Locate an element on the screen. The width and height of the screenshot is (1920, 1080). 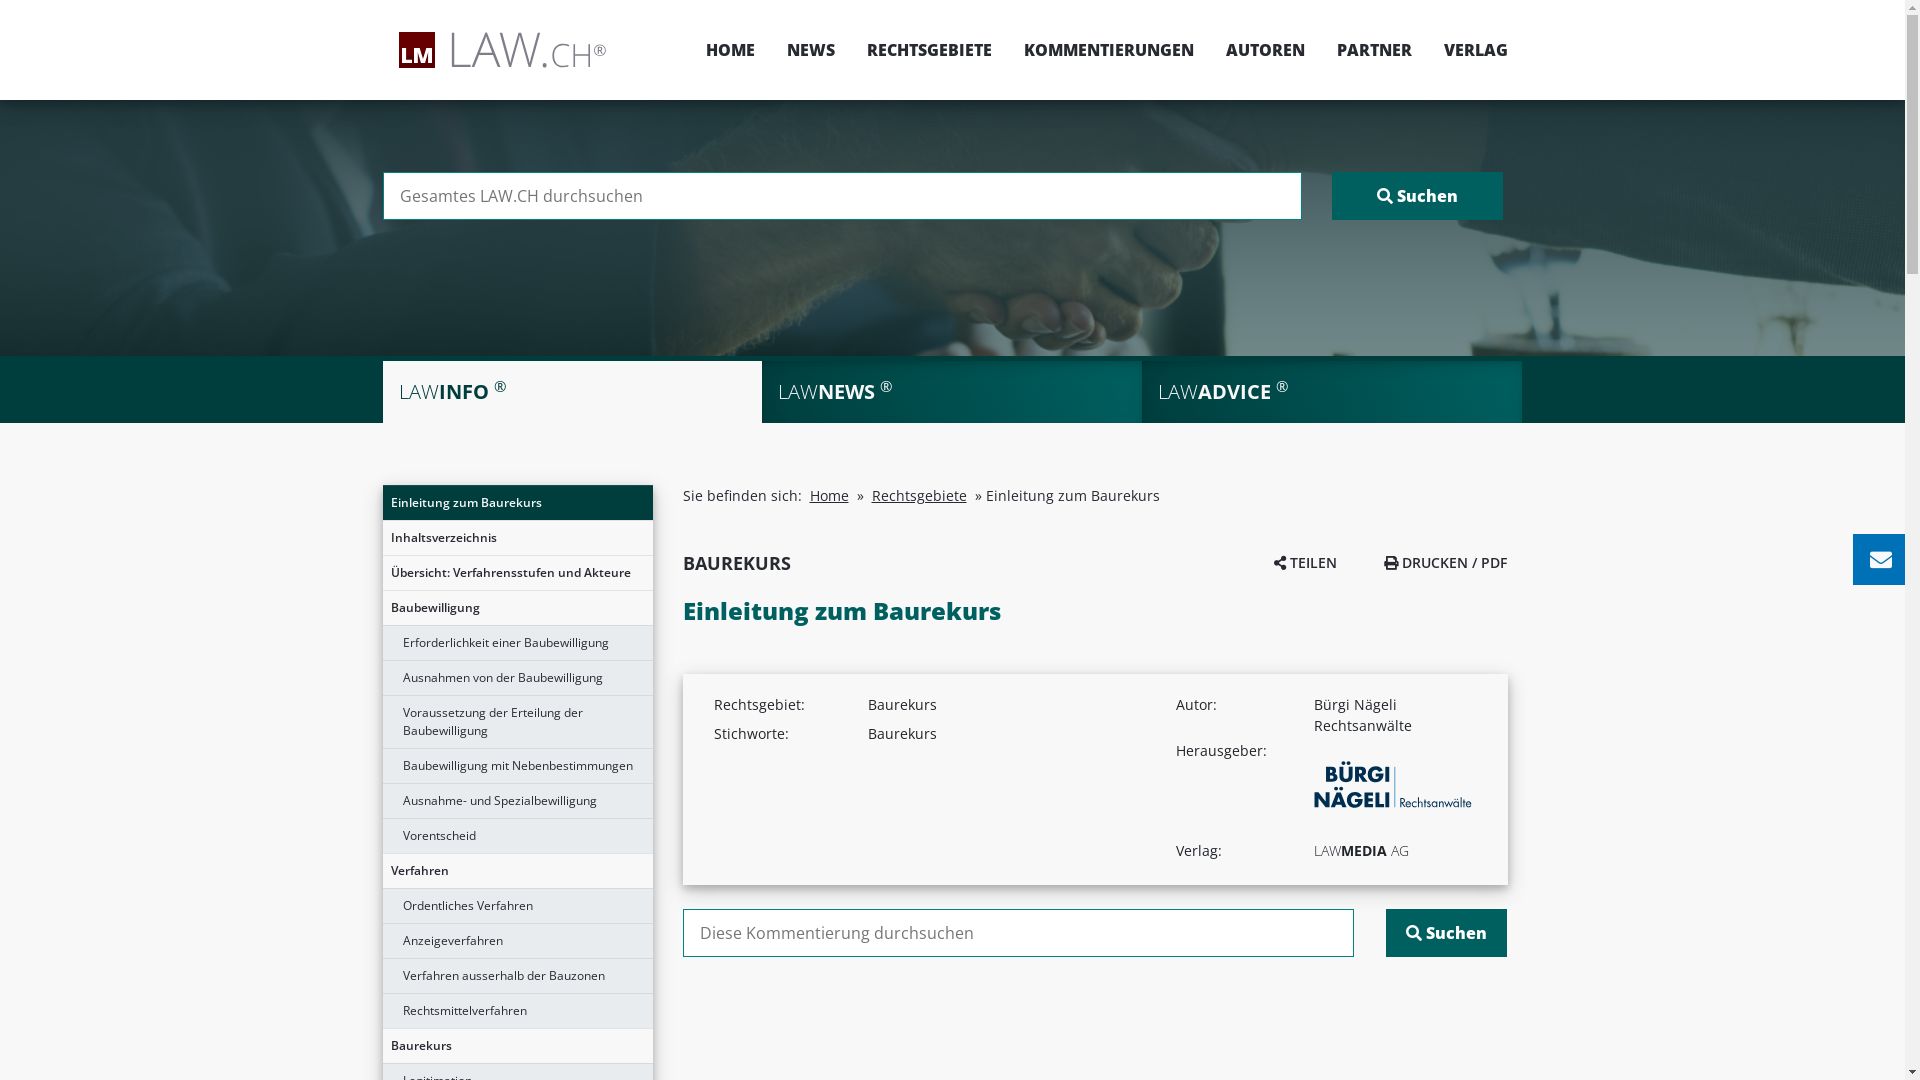
'KOMMENTIERUNGEN' is located at coordinates (1107, 49).